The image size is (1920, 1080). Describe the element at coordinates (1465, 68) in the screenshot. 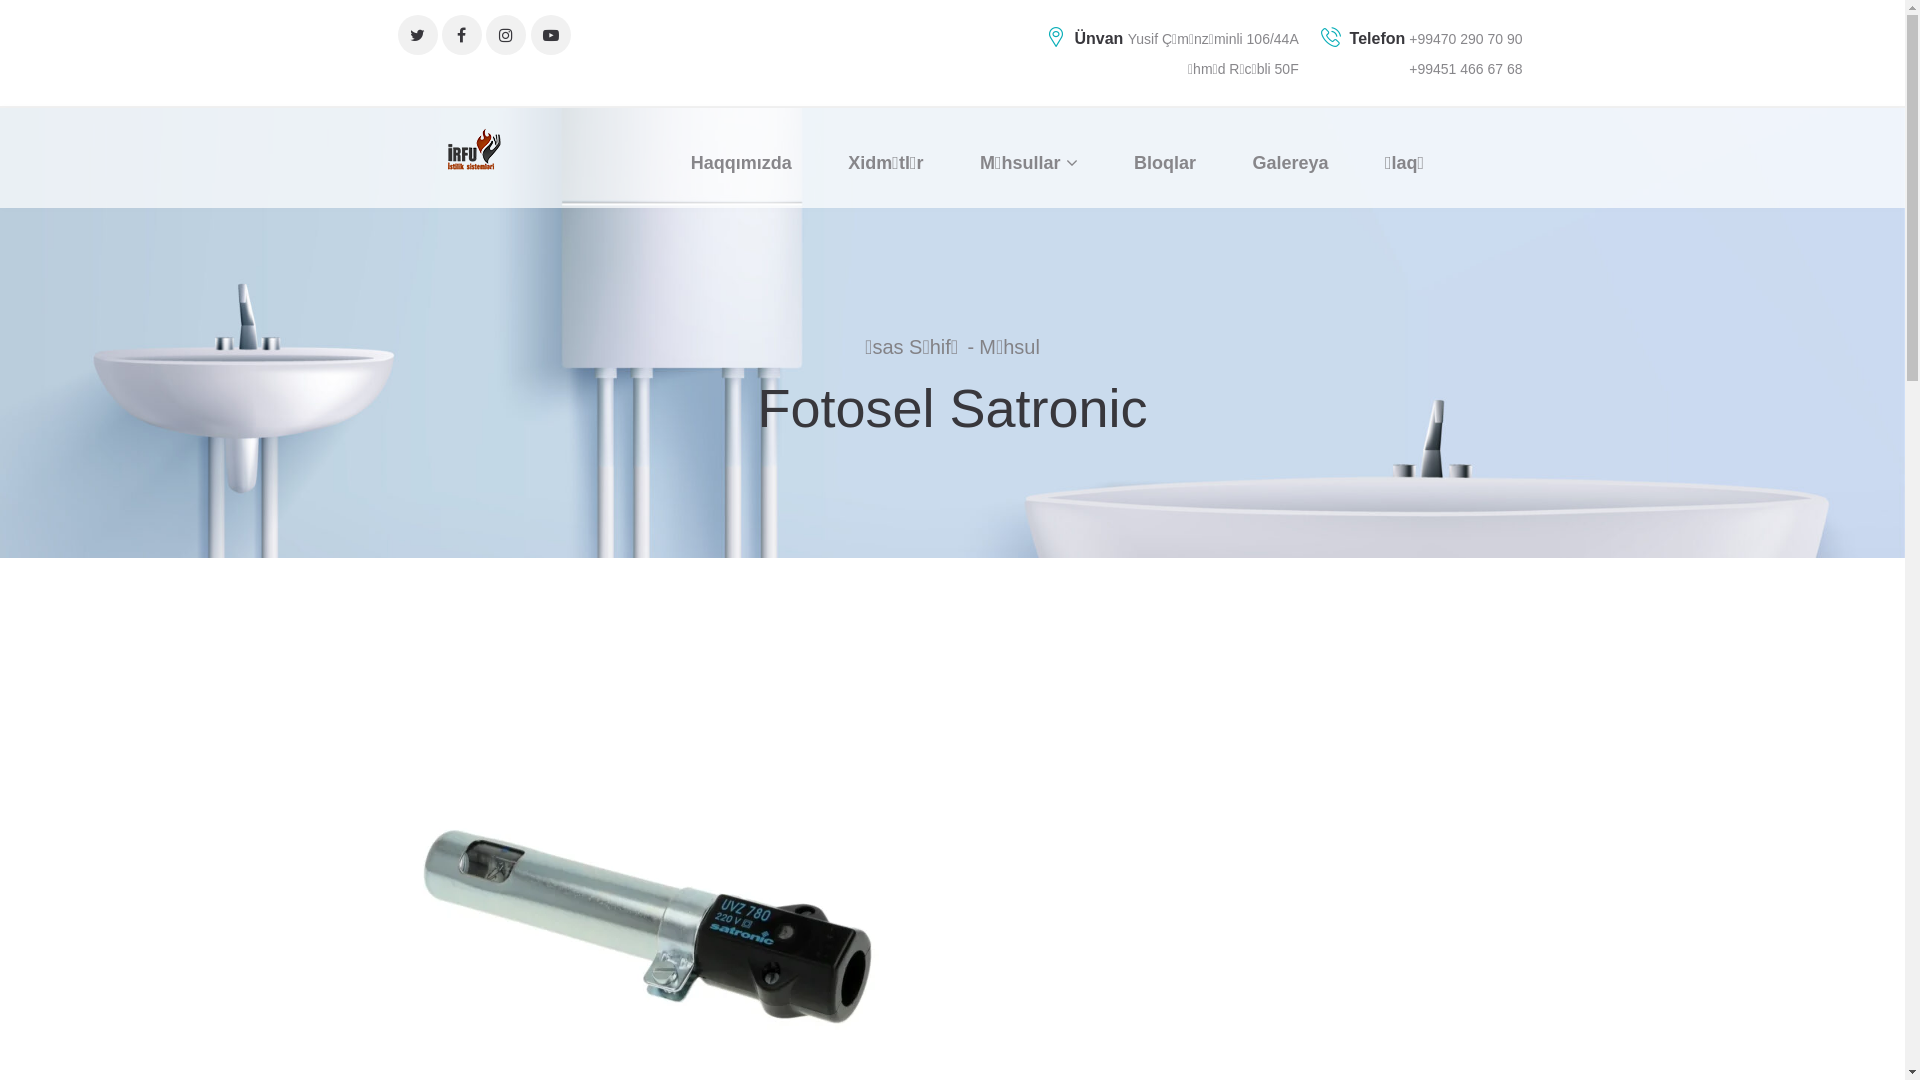

I see `'+99451 466 67 68'` at that location.